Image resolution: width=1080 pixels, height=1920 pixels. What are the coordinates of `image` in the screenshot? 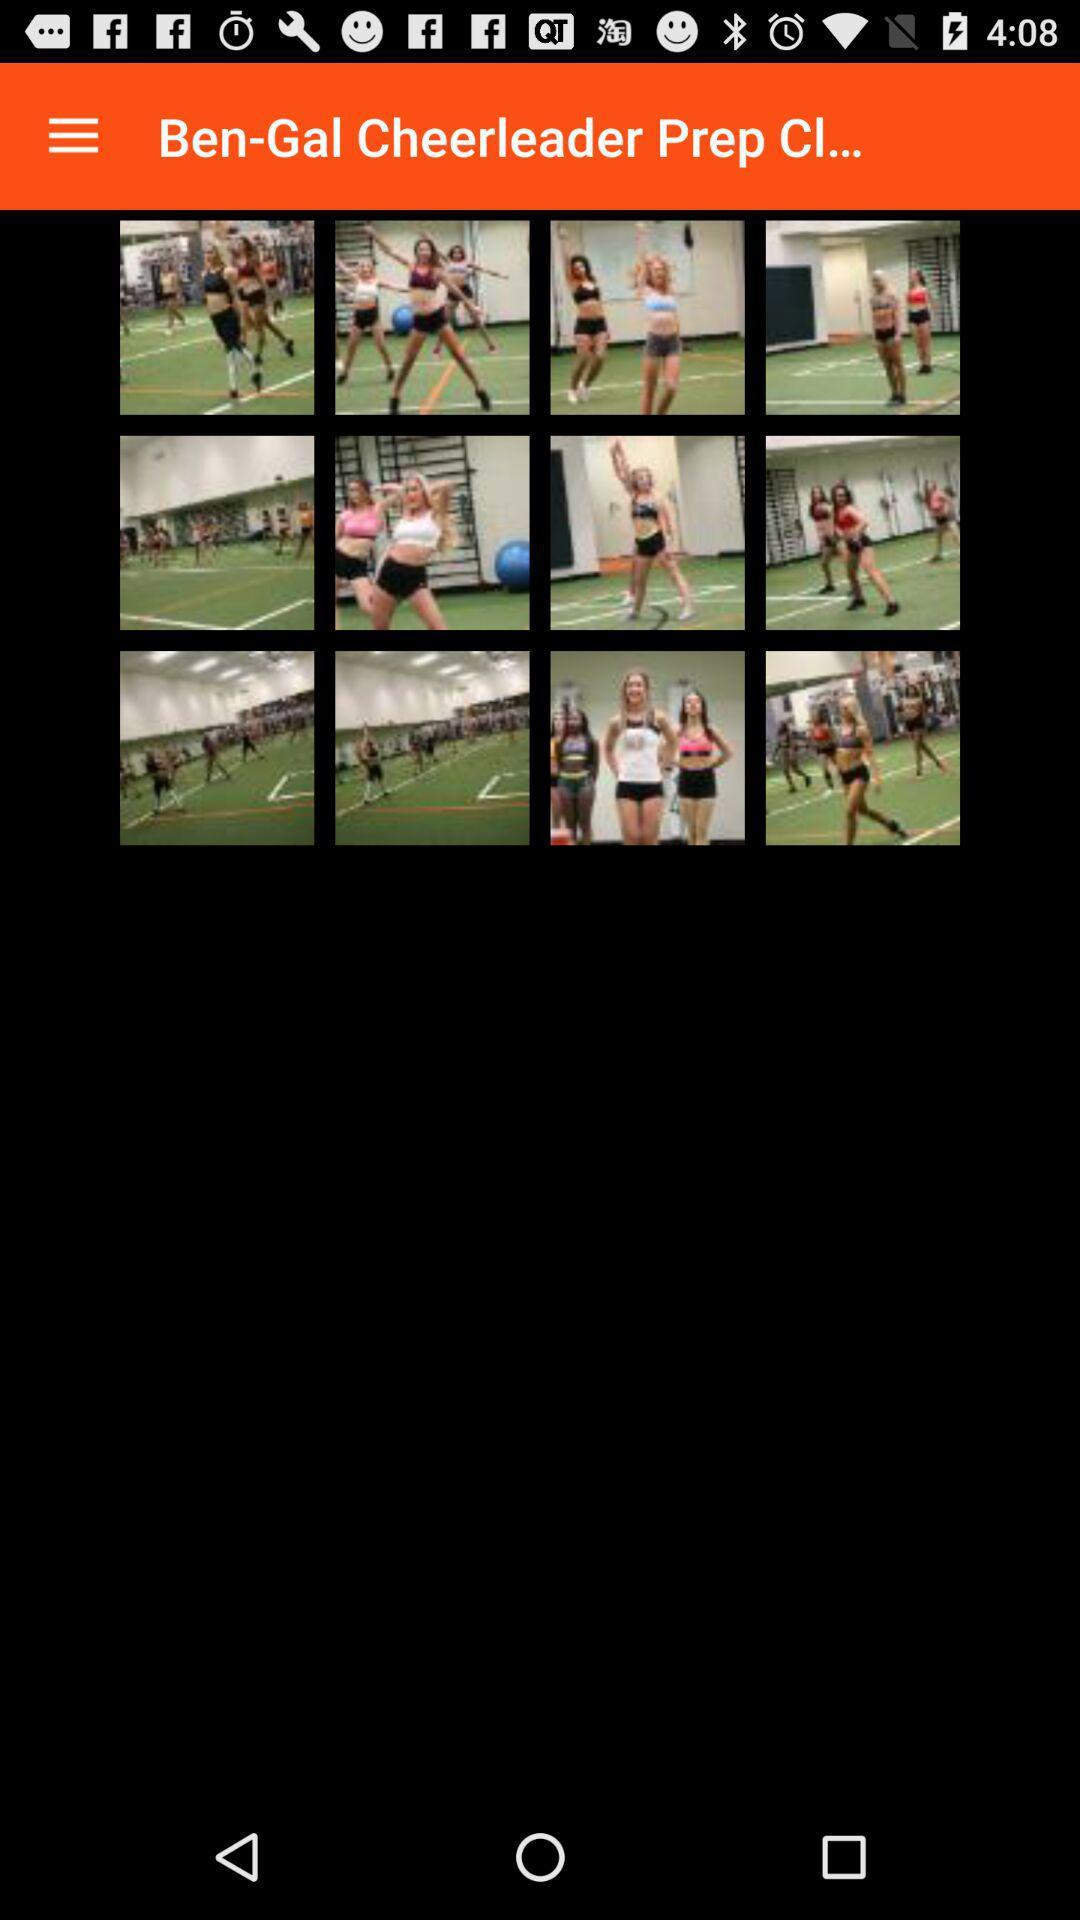 It's located at (217, 747).